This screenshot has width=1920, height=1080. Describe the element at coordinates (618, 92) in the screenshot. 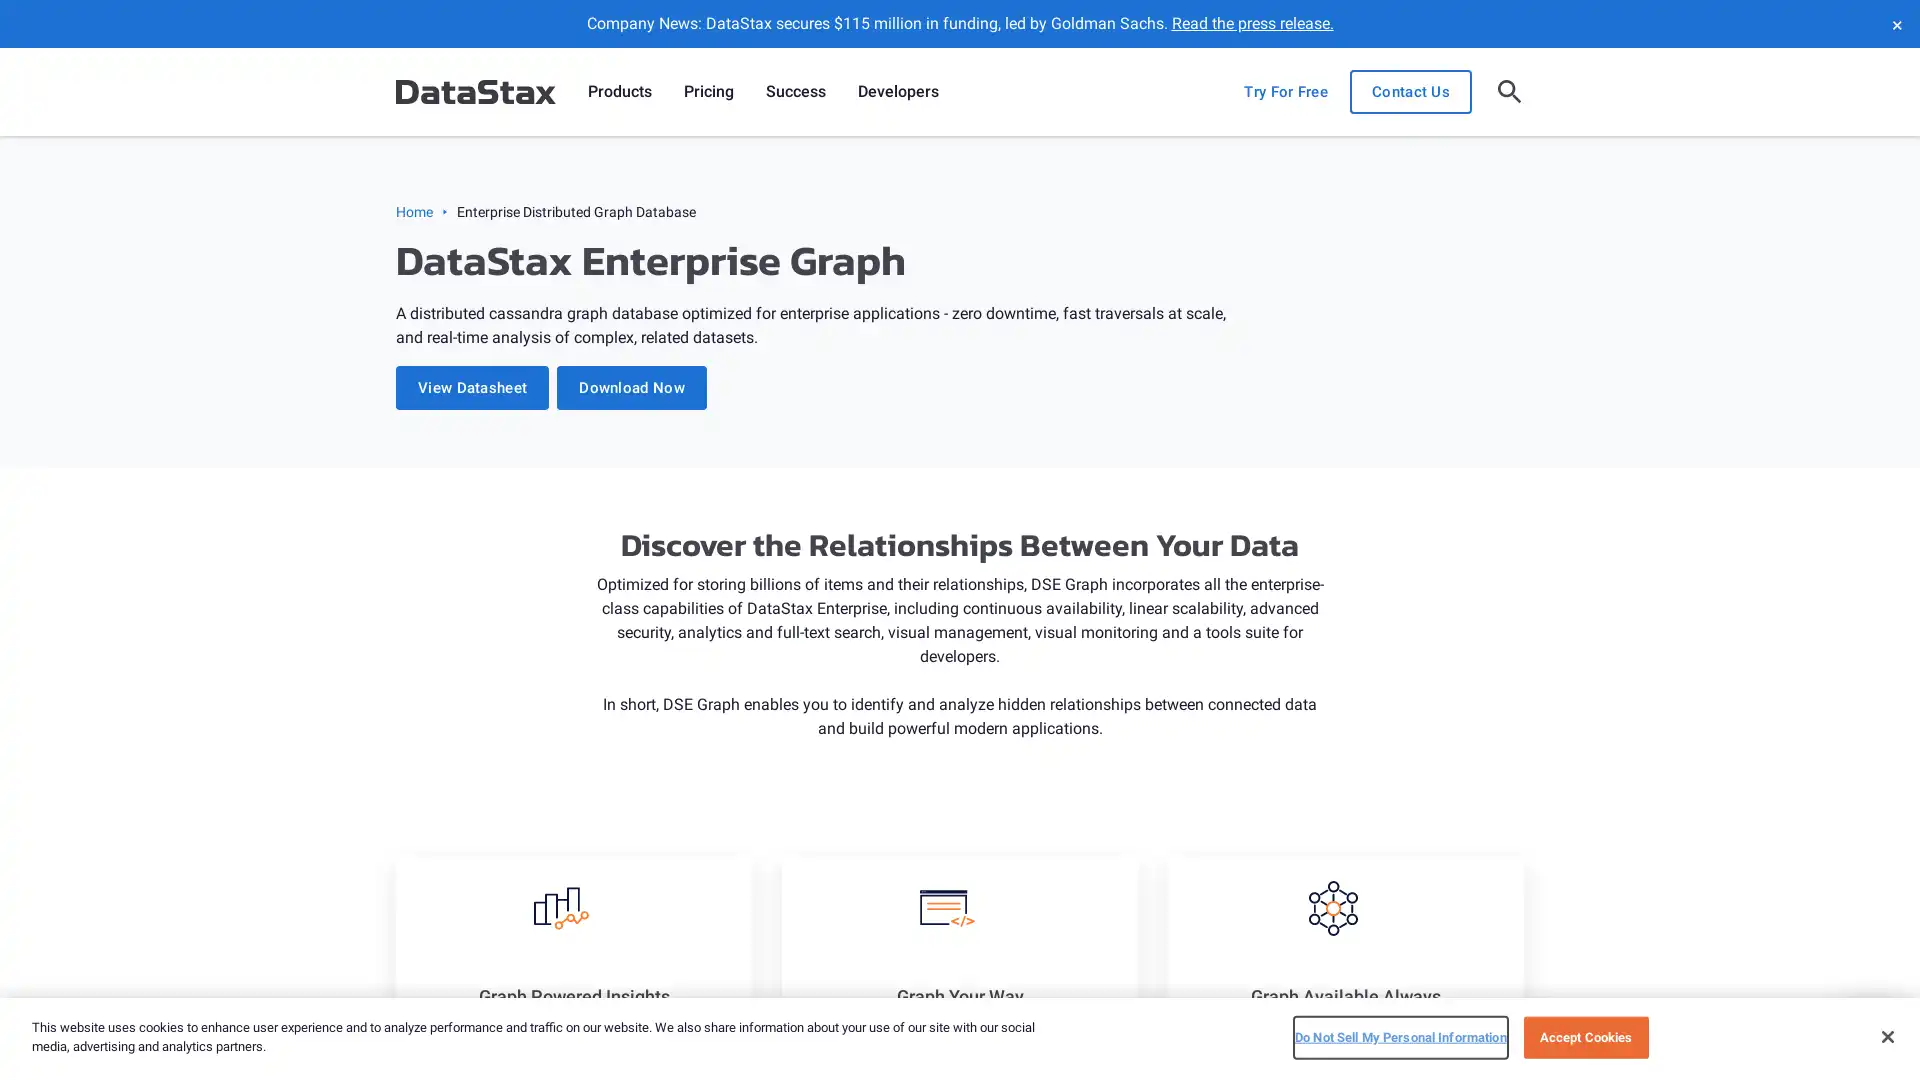

I see `Products` at that location.